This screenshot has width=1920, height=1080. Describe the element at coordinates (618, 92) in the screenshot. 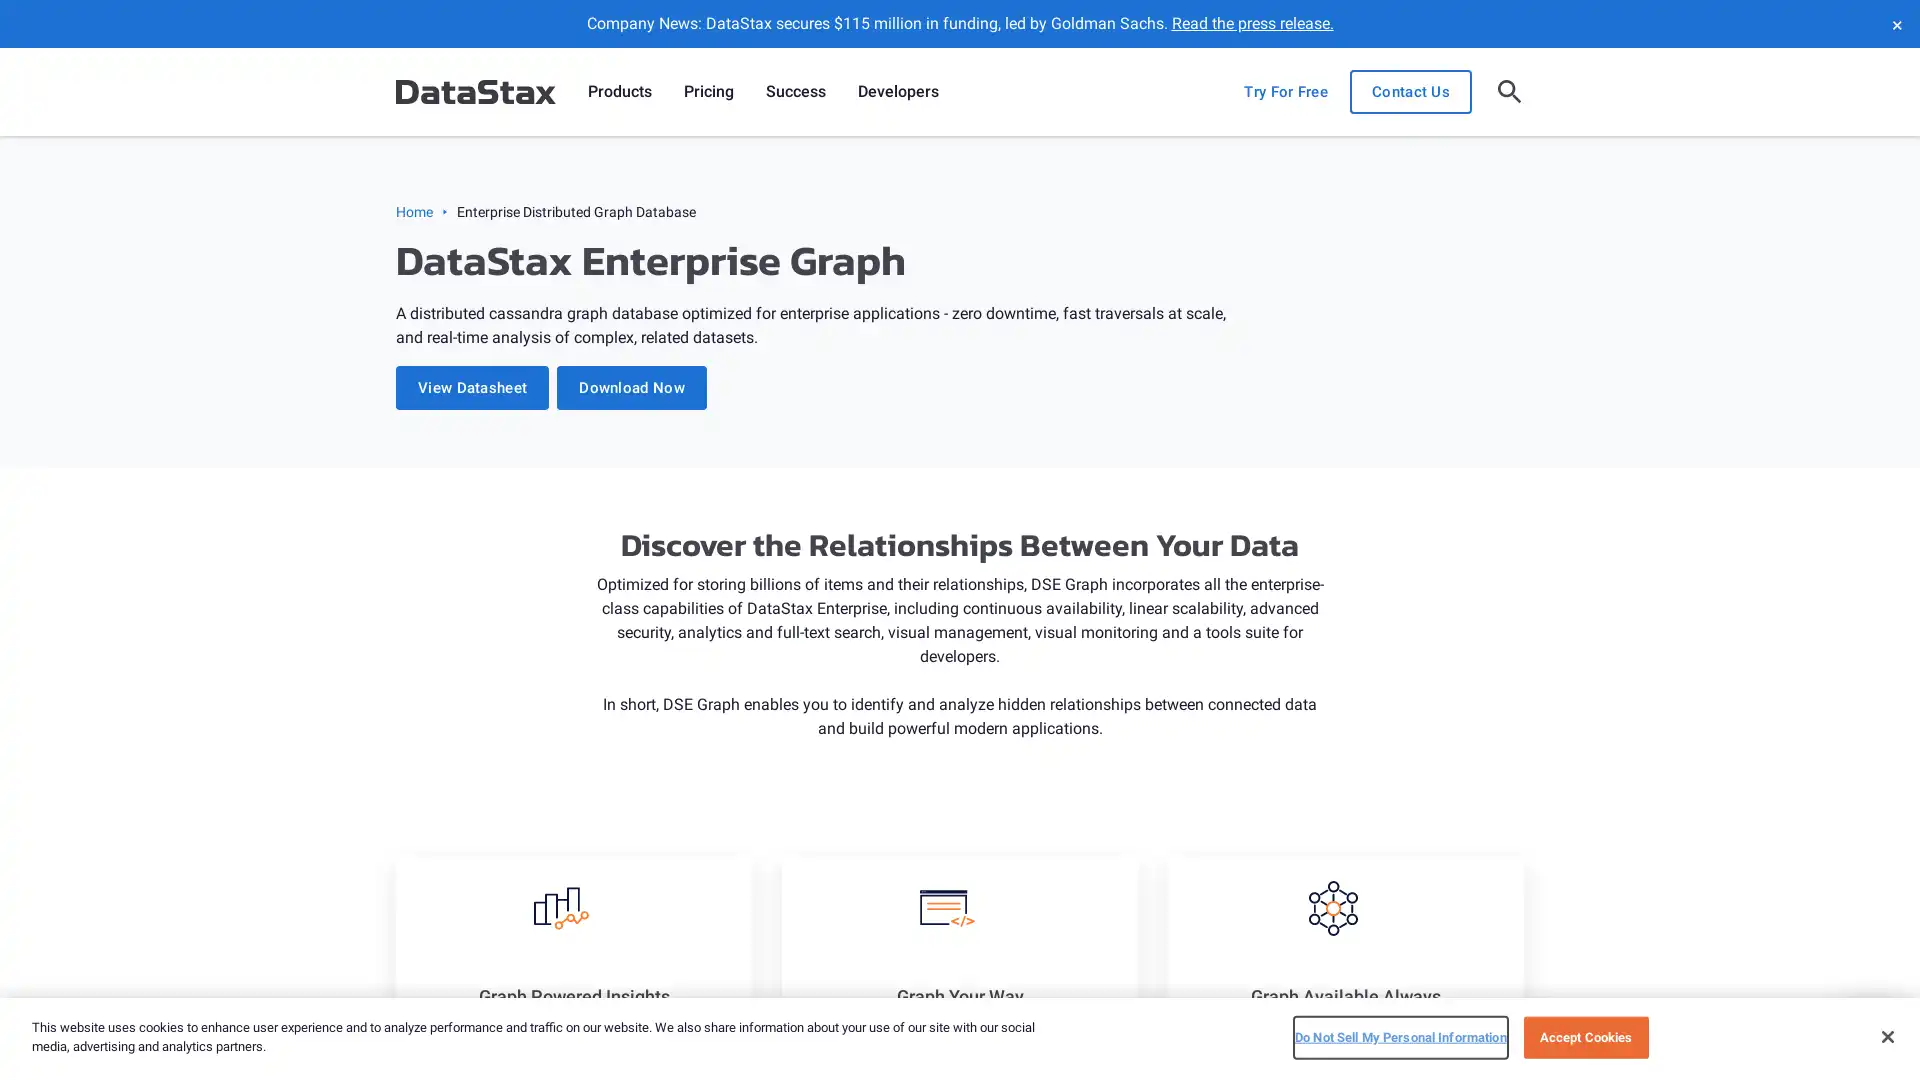

I see `Products` at that location.